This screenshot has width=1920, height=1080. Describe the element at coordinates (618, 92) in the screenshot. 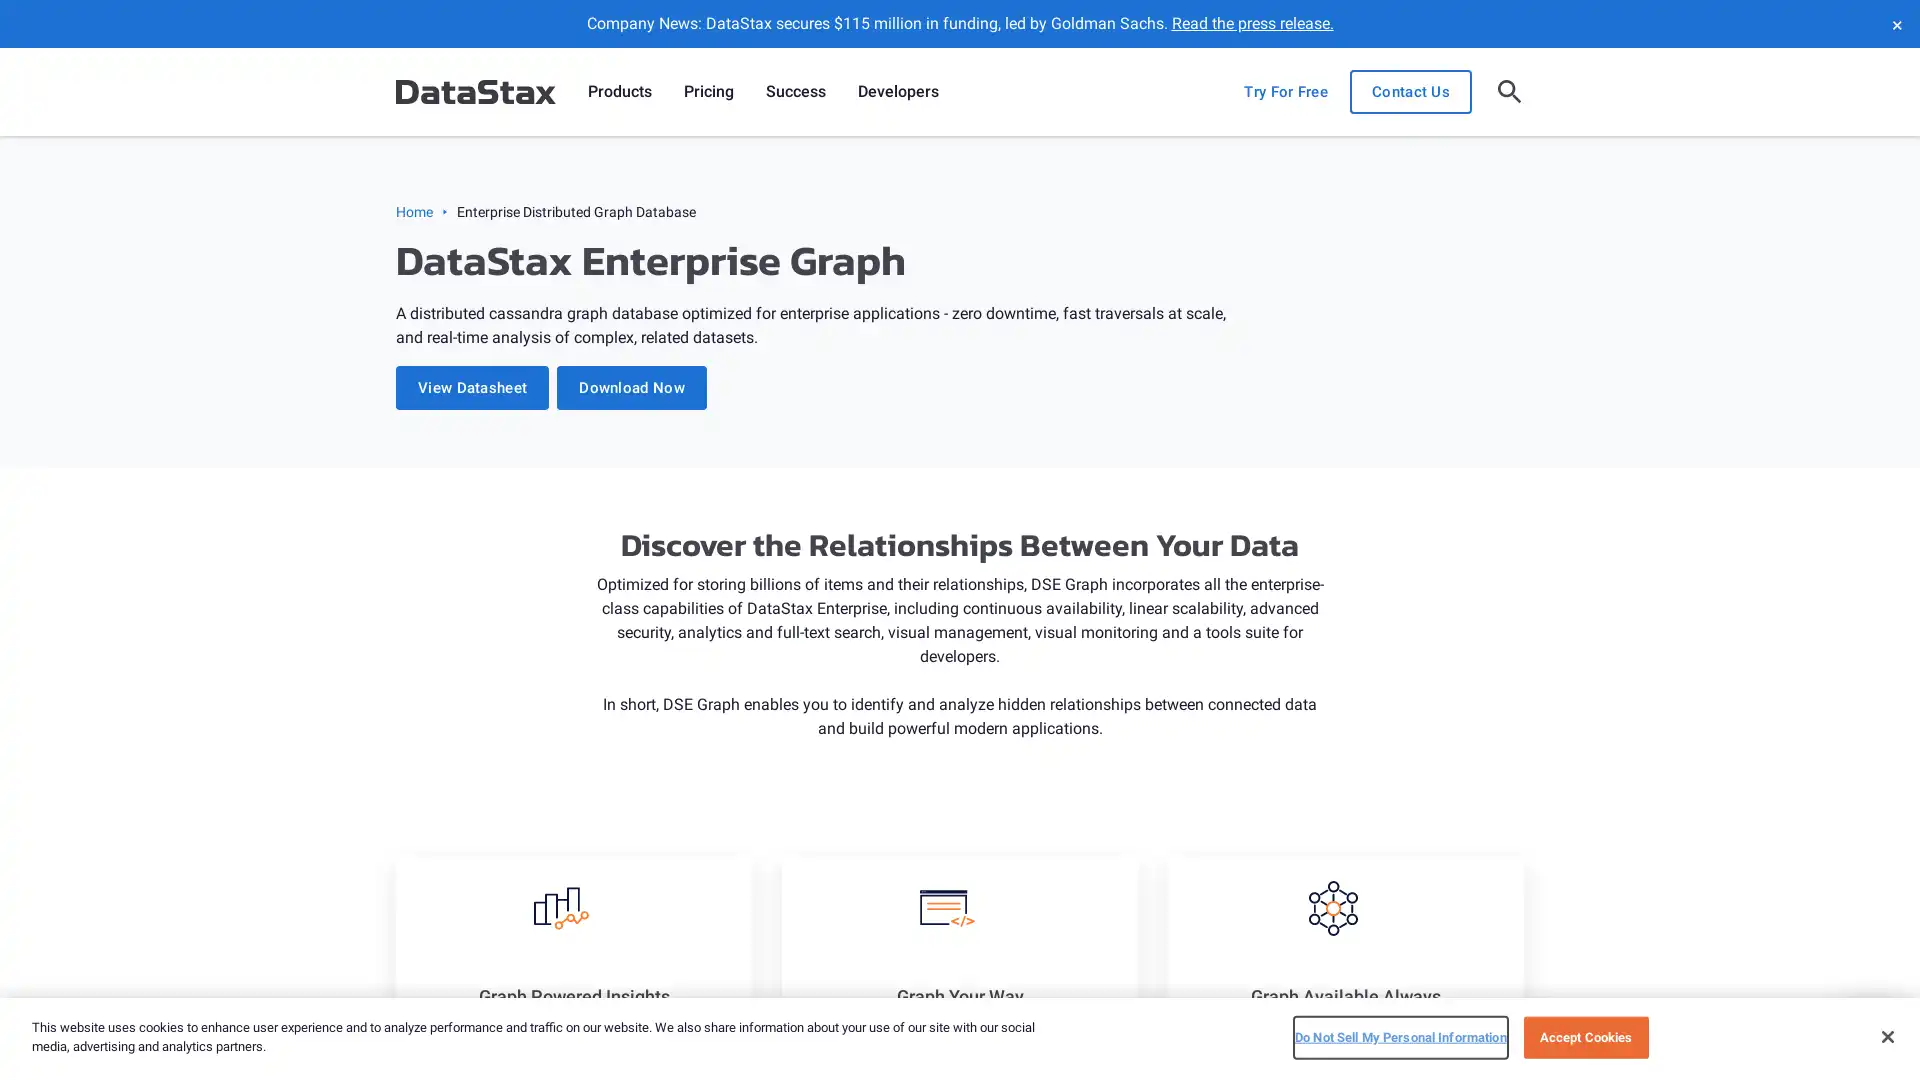

I see `Products` at that location.